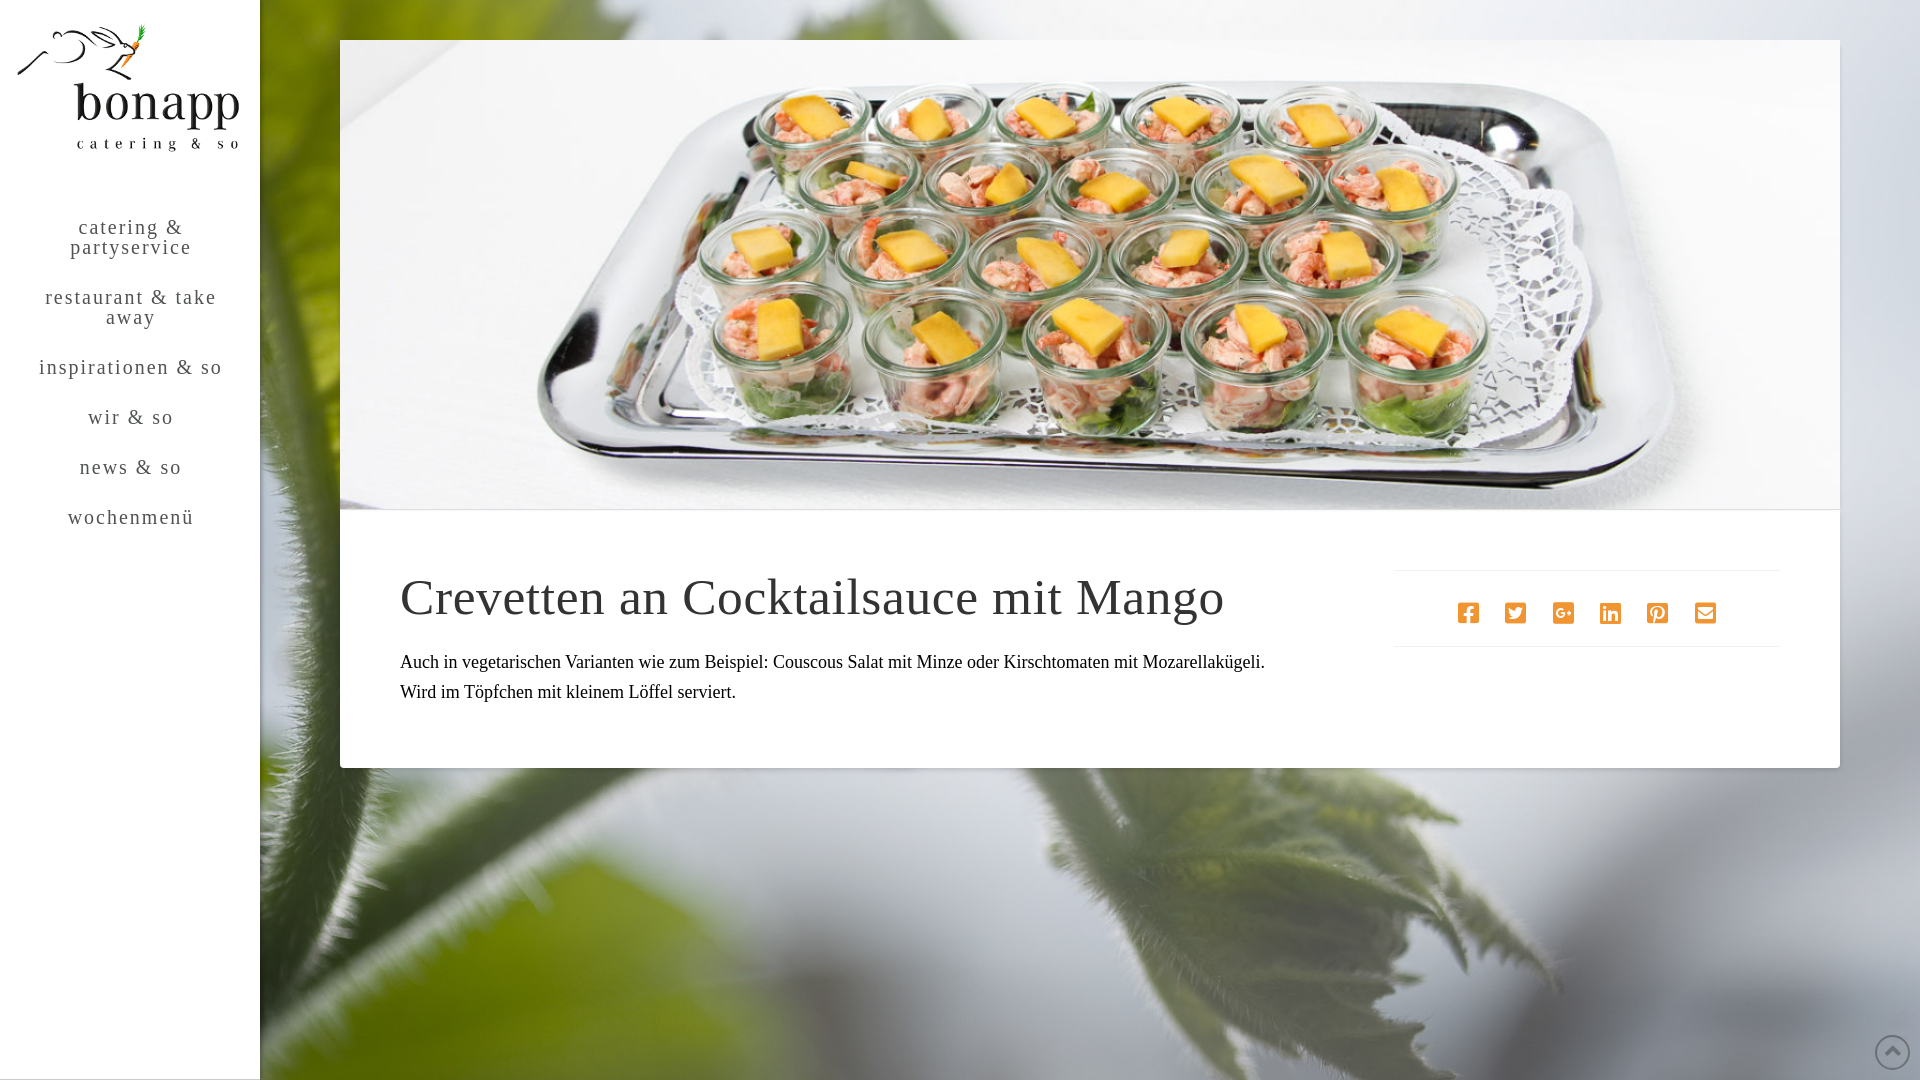 The image size is (1920, 1080). Describe the element at coordinates (1891, 1051) in the screenshot. I see `'Back to Top'` at that location.